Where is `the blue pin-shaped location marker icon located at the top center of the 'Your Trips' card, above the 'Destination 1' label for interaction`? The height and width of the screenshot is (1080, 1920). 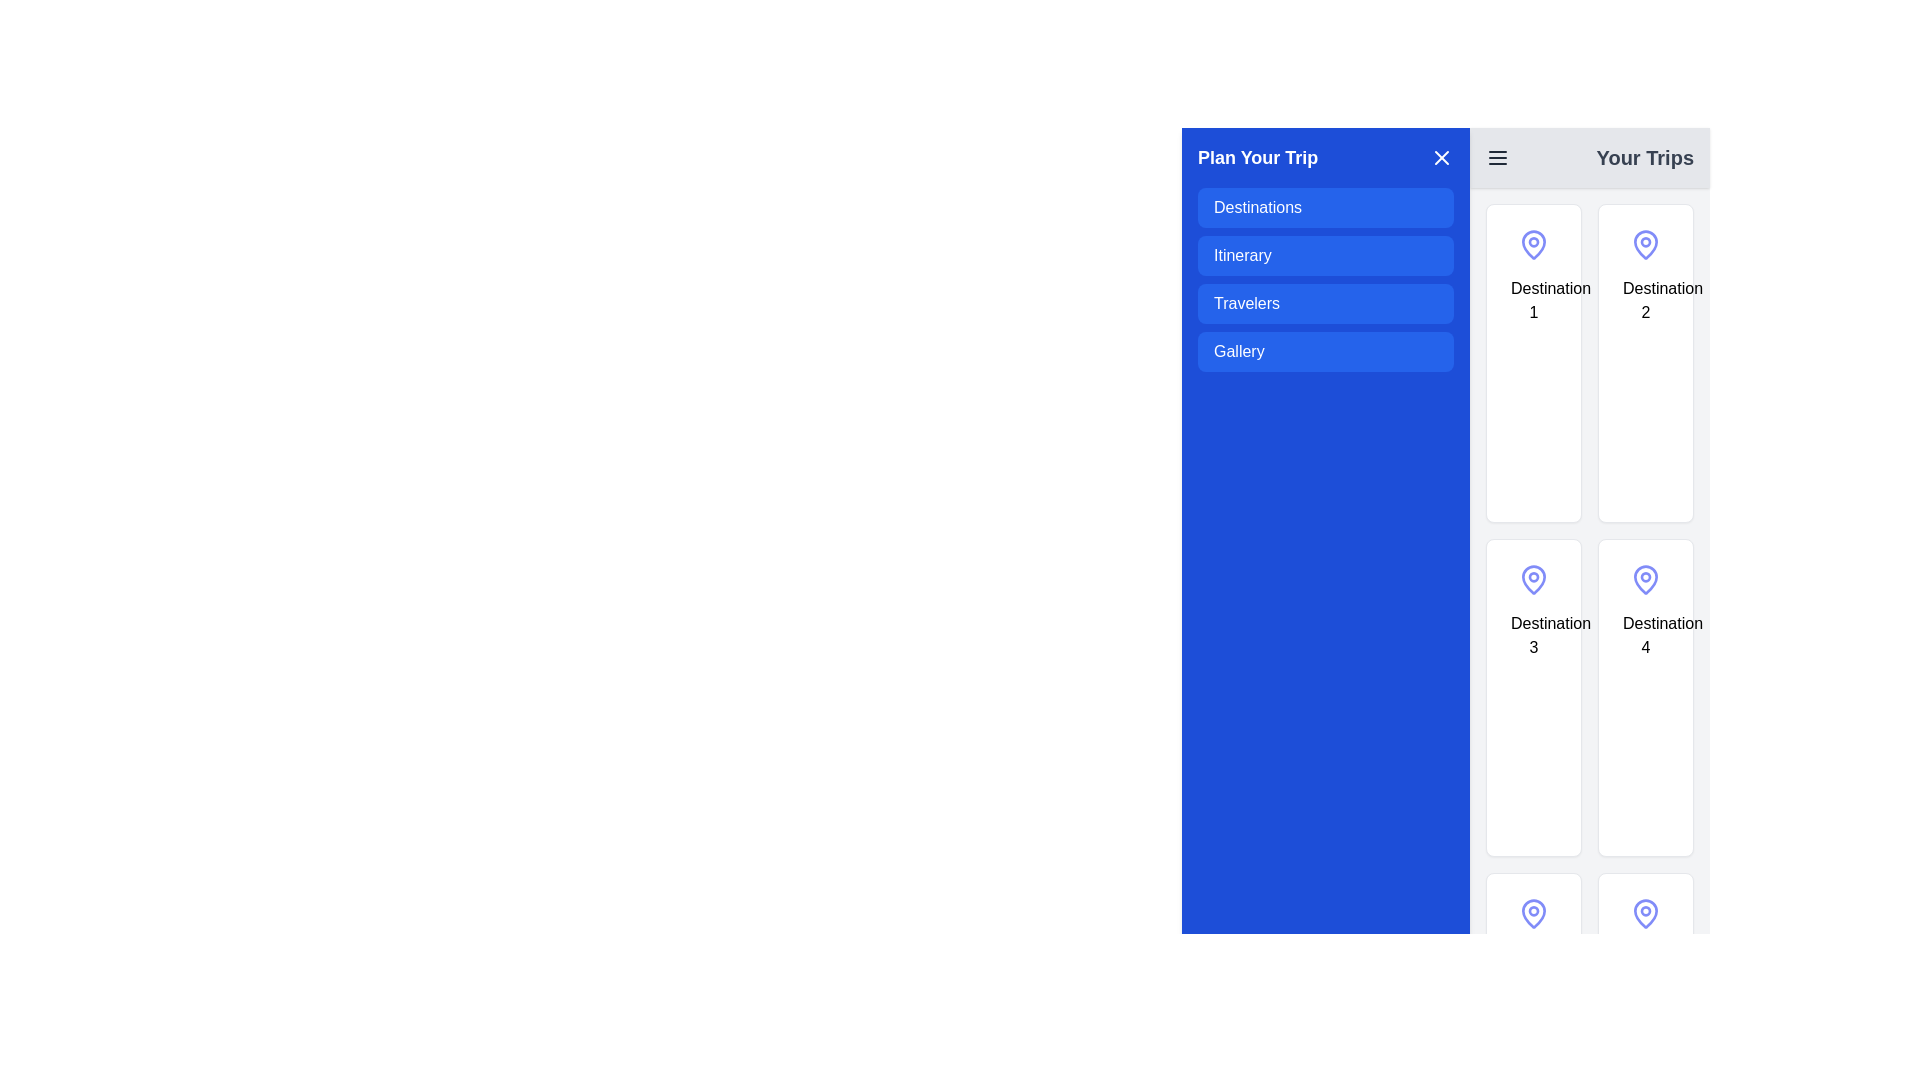 the blue pin-shaped location marker icon located at the top center of the 'Your Trips' card, above the 'Destination 1' label for interaction is located at coordinates (1533, 242).